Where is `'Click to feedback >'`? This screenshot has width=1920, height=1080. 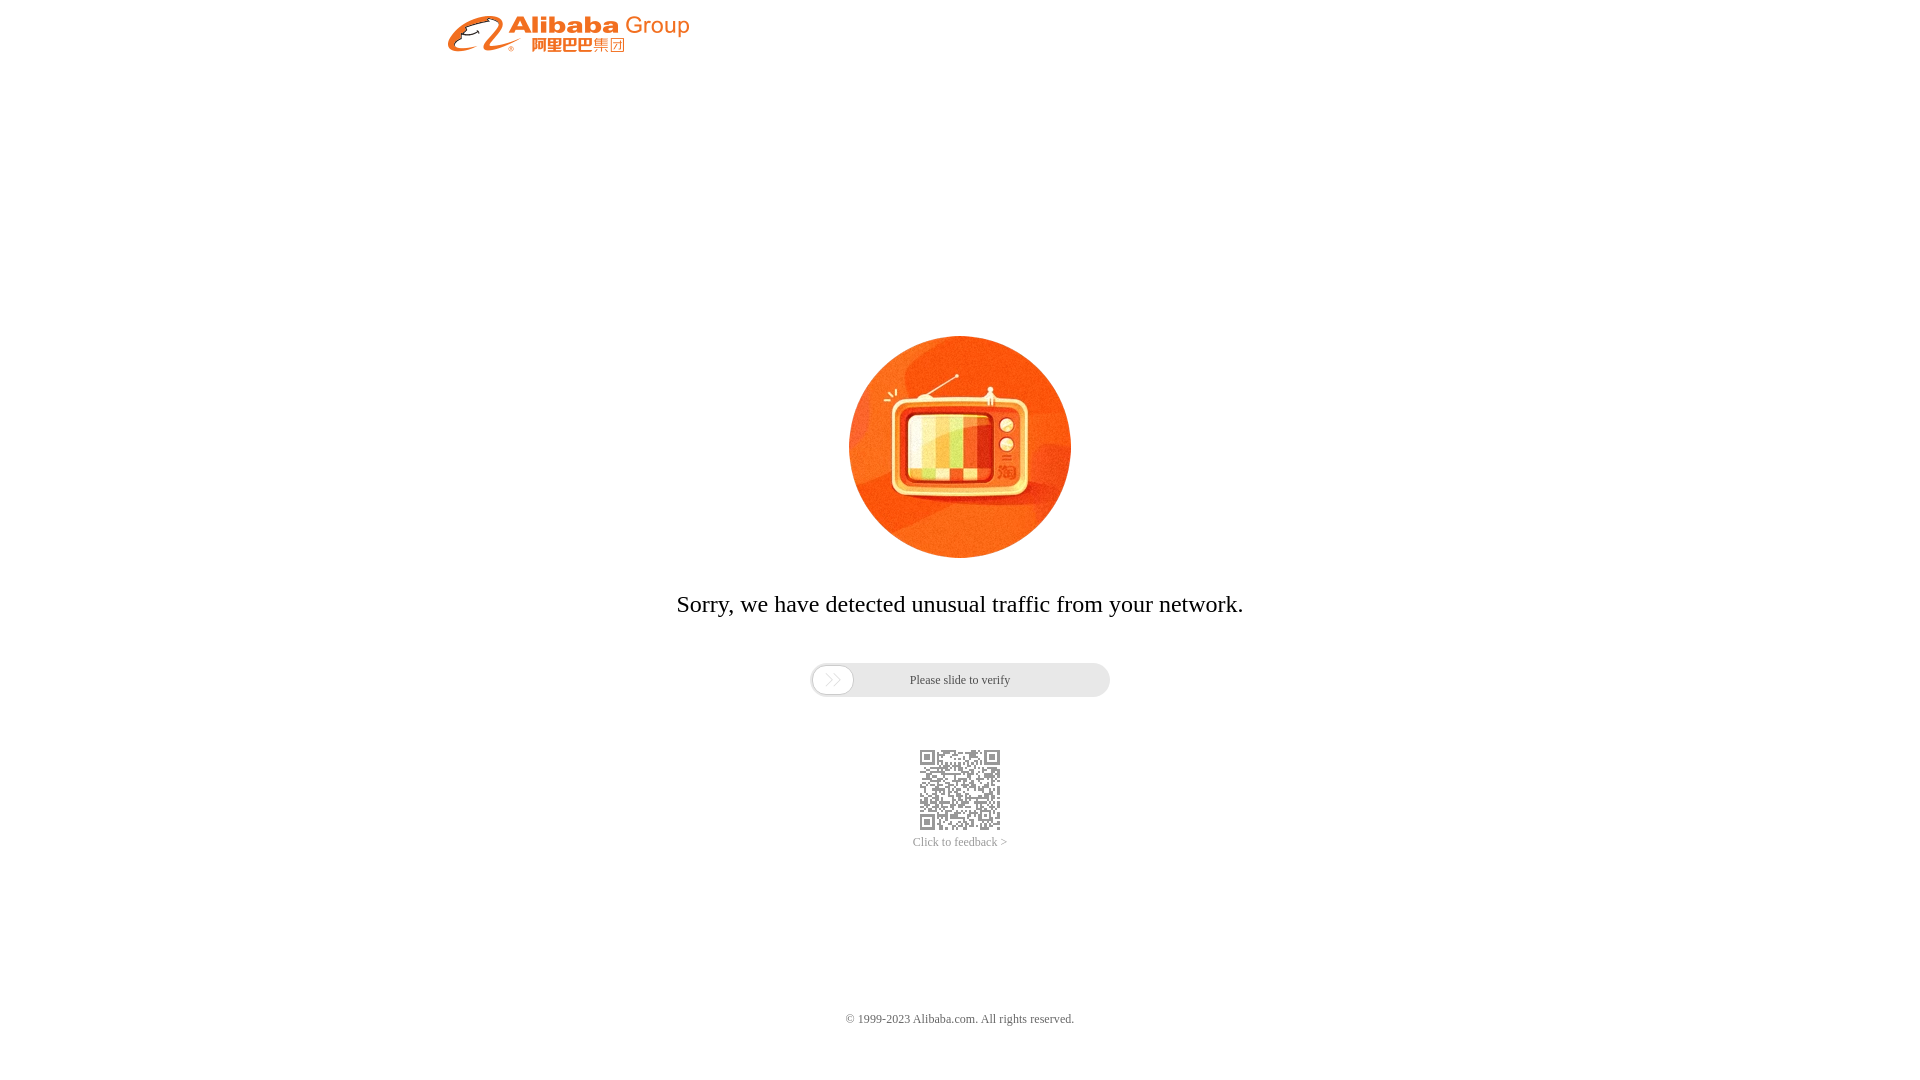 'Click to feedback >' is located at coordinates (960, 842).